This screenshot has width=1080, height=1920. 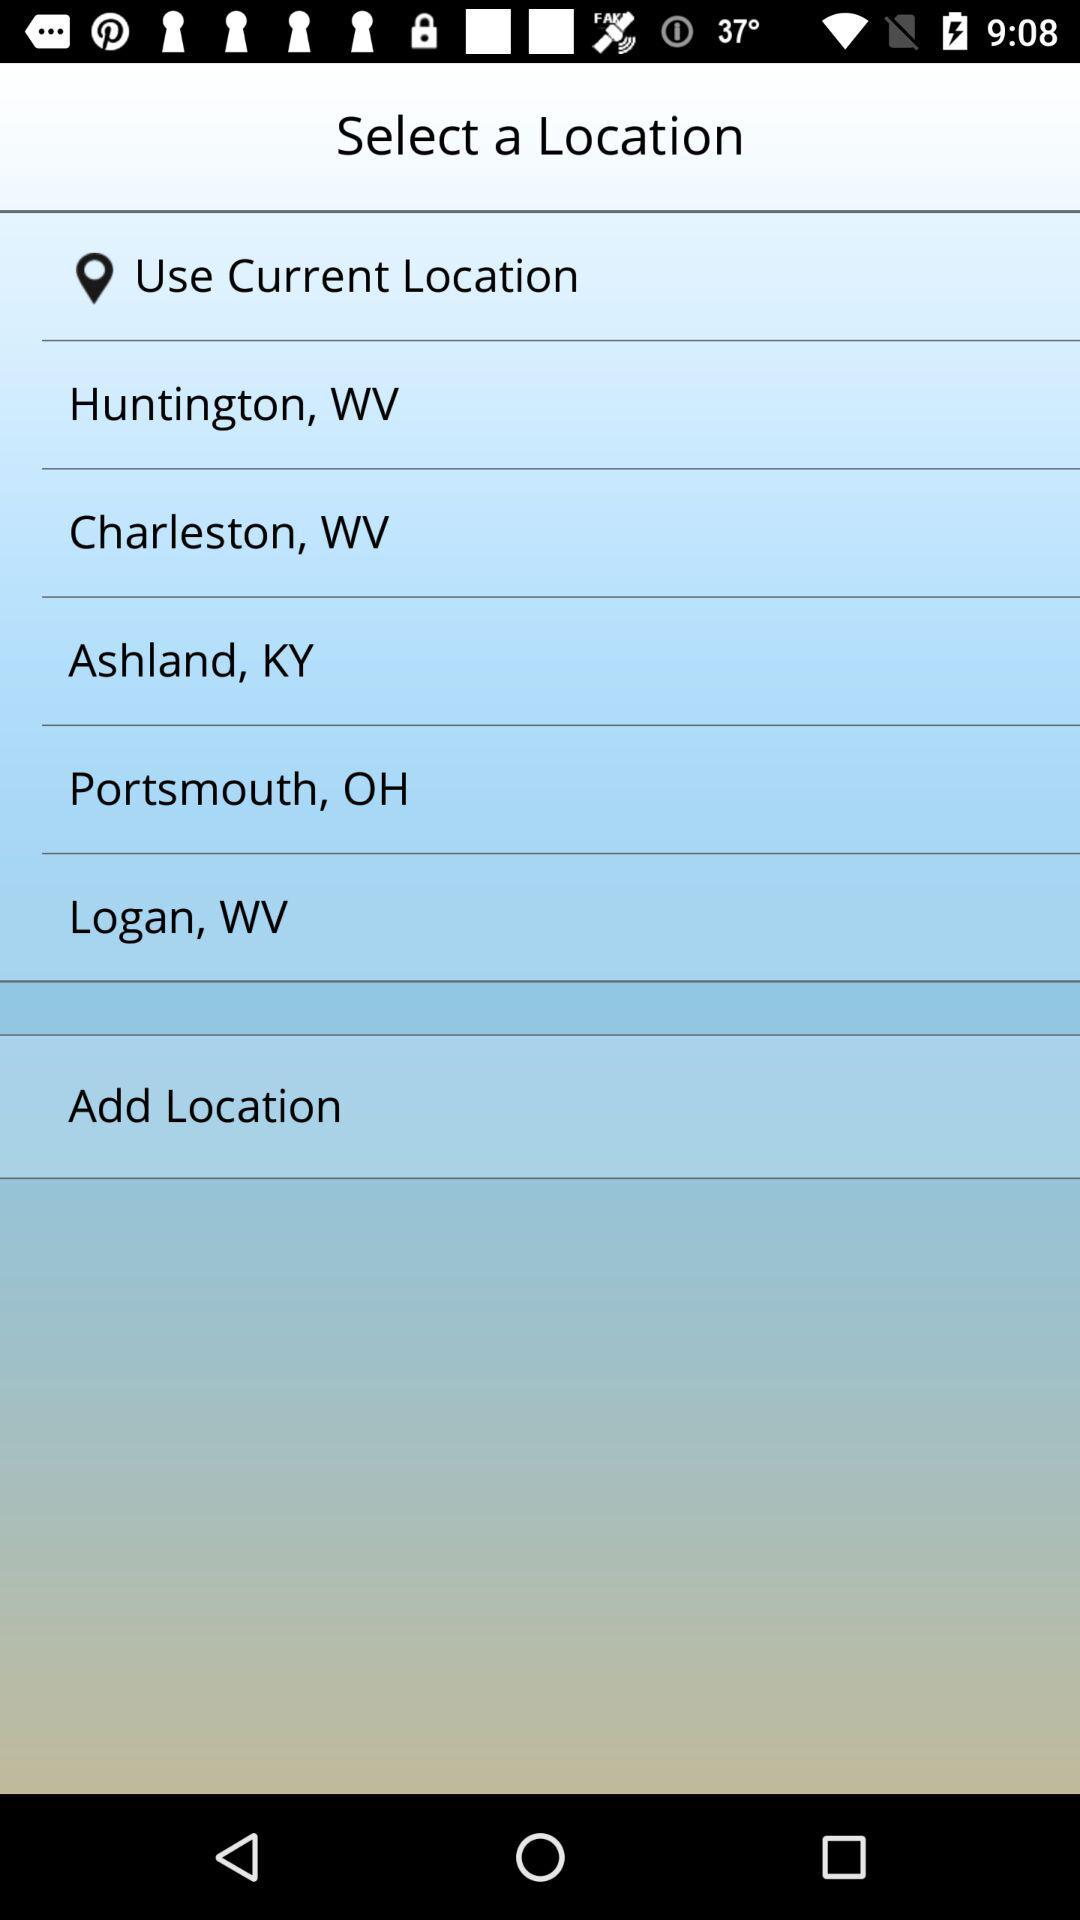 What do you see at coordinates (514, 916) in the screenshot?
I see `option above add location` at bounding box center [514, 916].